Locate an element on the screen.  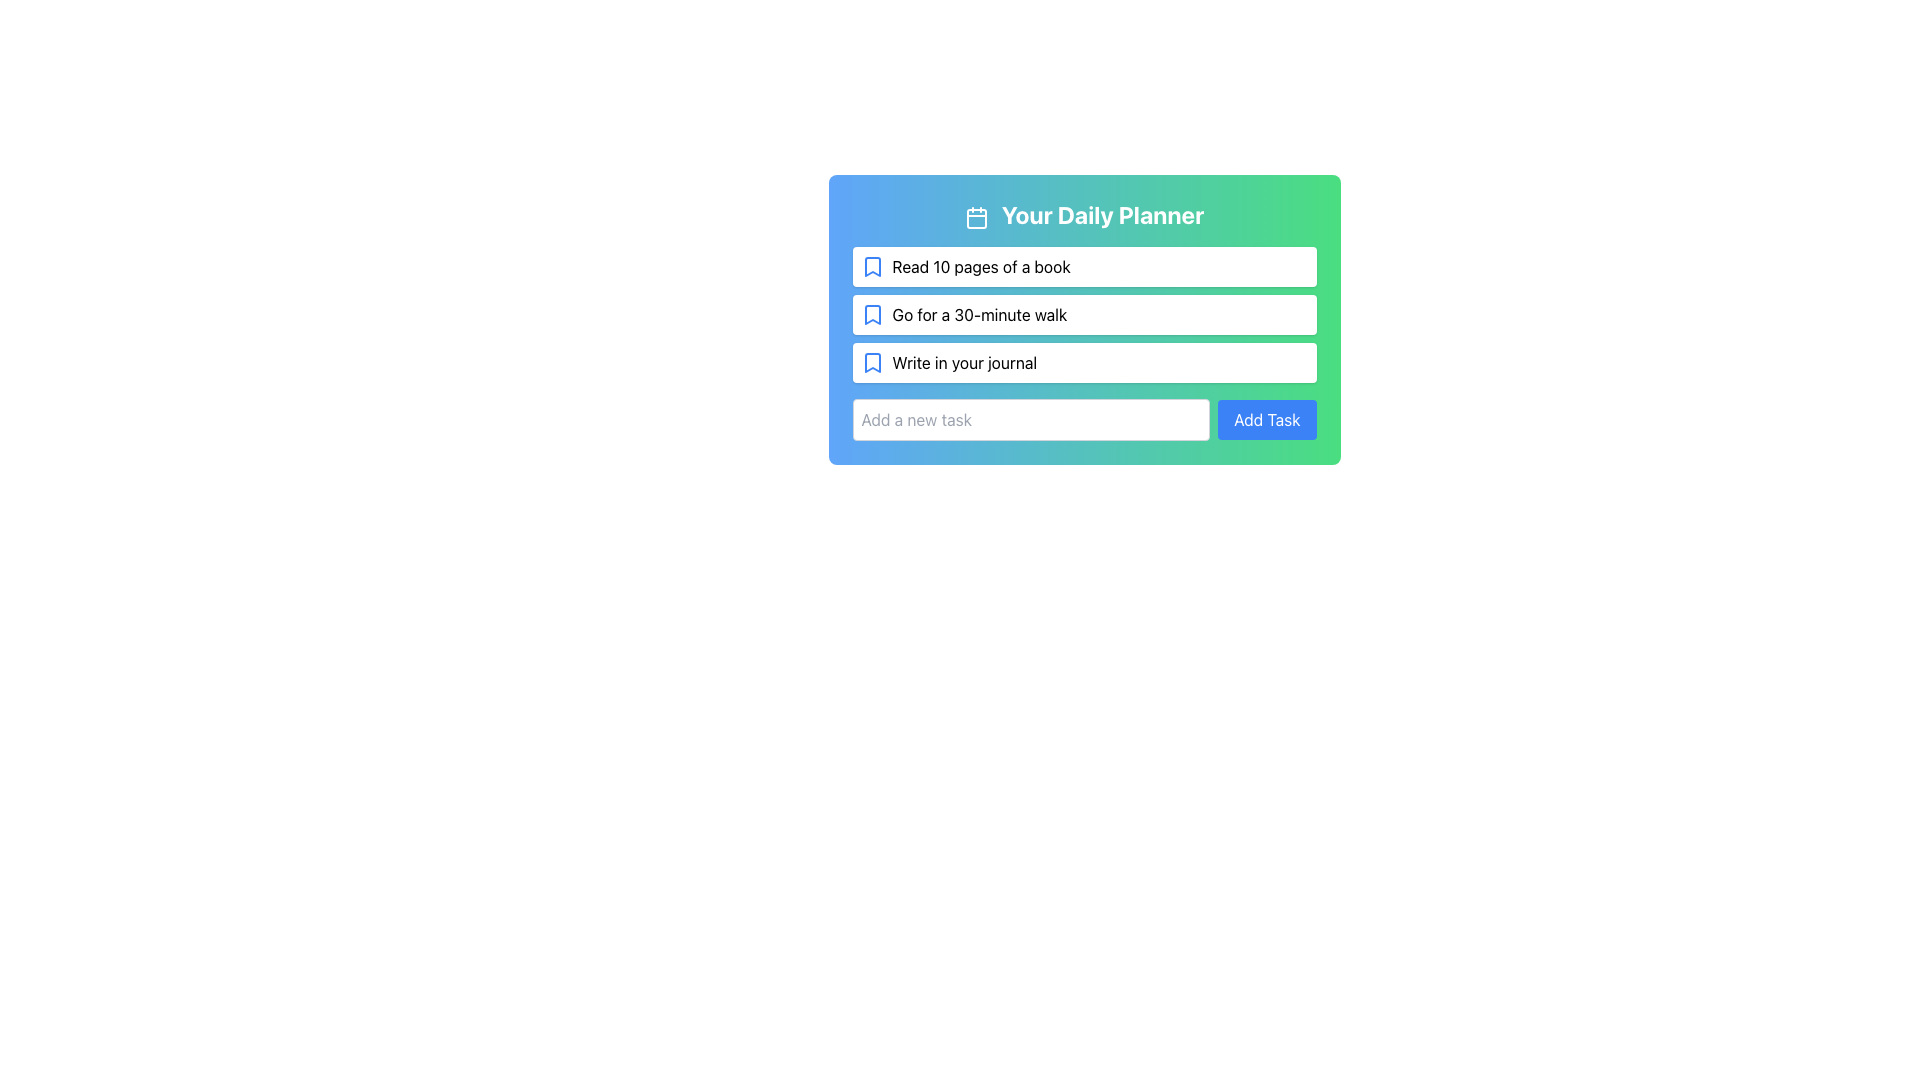
the bookmark-shaped icon located to the left of the list item that reads 'Read 10 pages of a book' is located at coordinates (872, 265).